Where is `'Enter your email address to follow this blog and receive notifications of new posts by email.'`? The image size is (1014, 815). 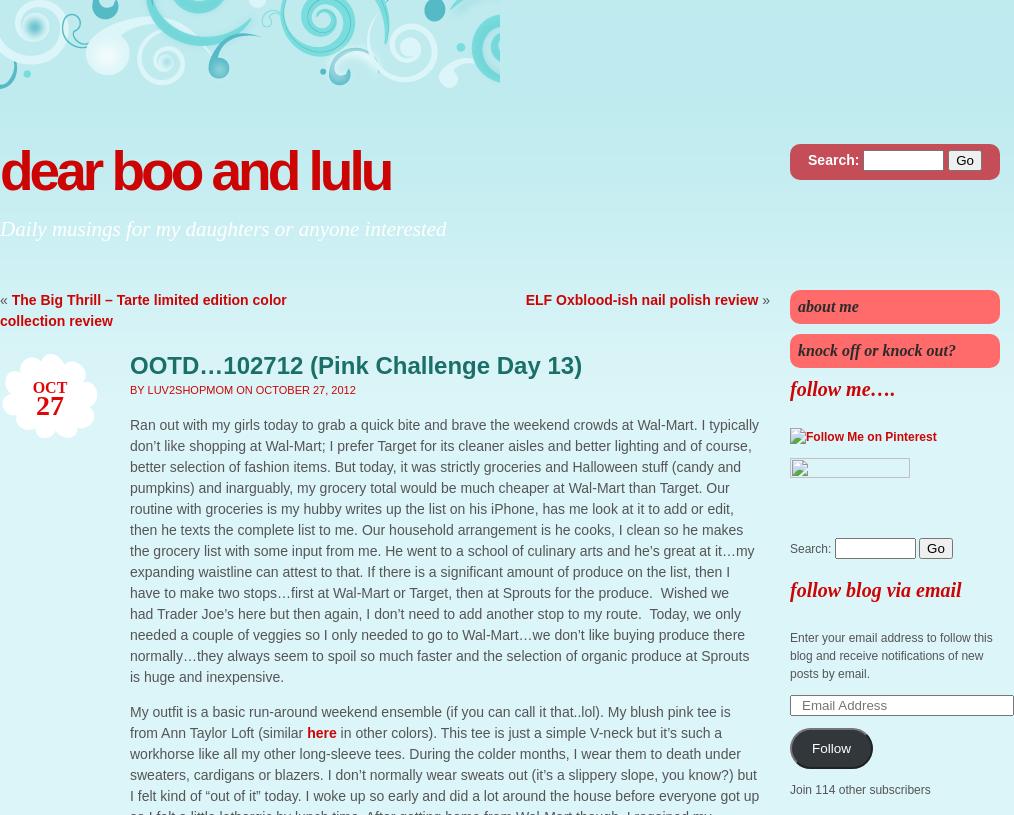 'Enter your email address to follow this blog and receive notifications of new posts by email.' is located at coordinates (890, 654).